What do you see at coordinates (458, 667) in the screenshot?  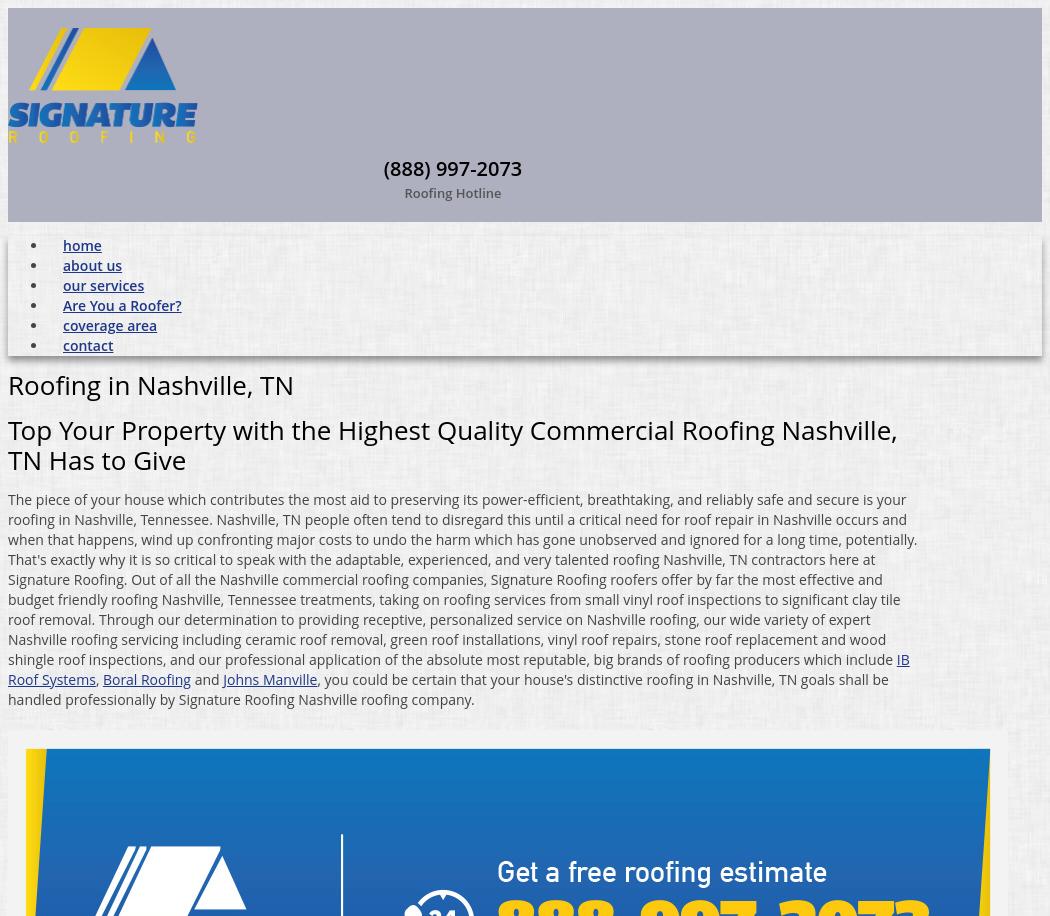 I see `'IB Roof Systems'` at bounding box center [458, 667].